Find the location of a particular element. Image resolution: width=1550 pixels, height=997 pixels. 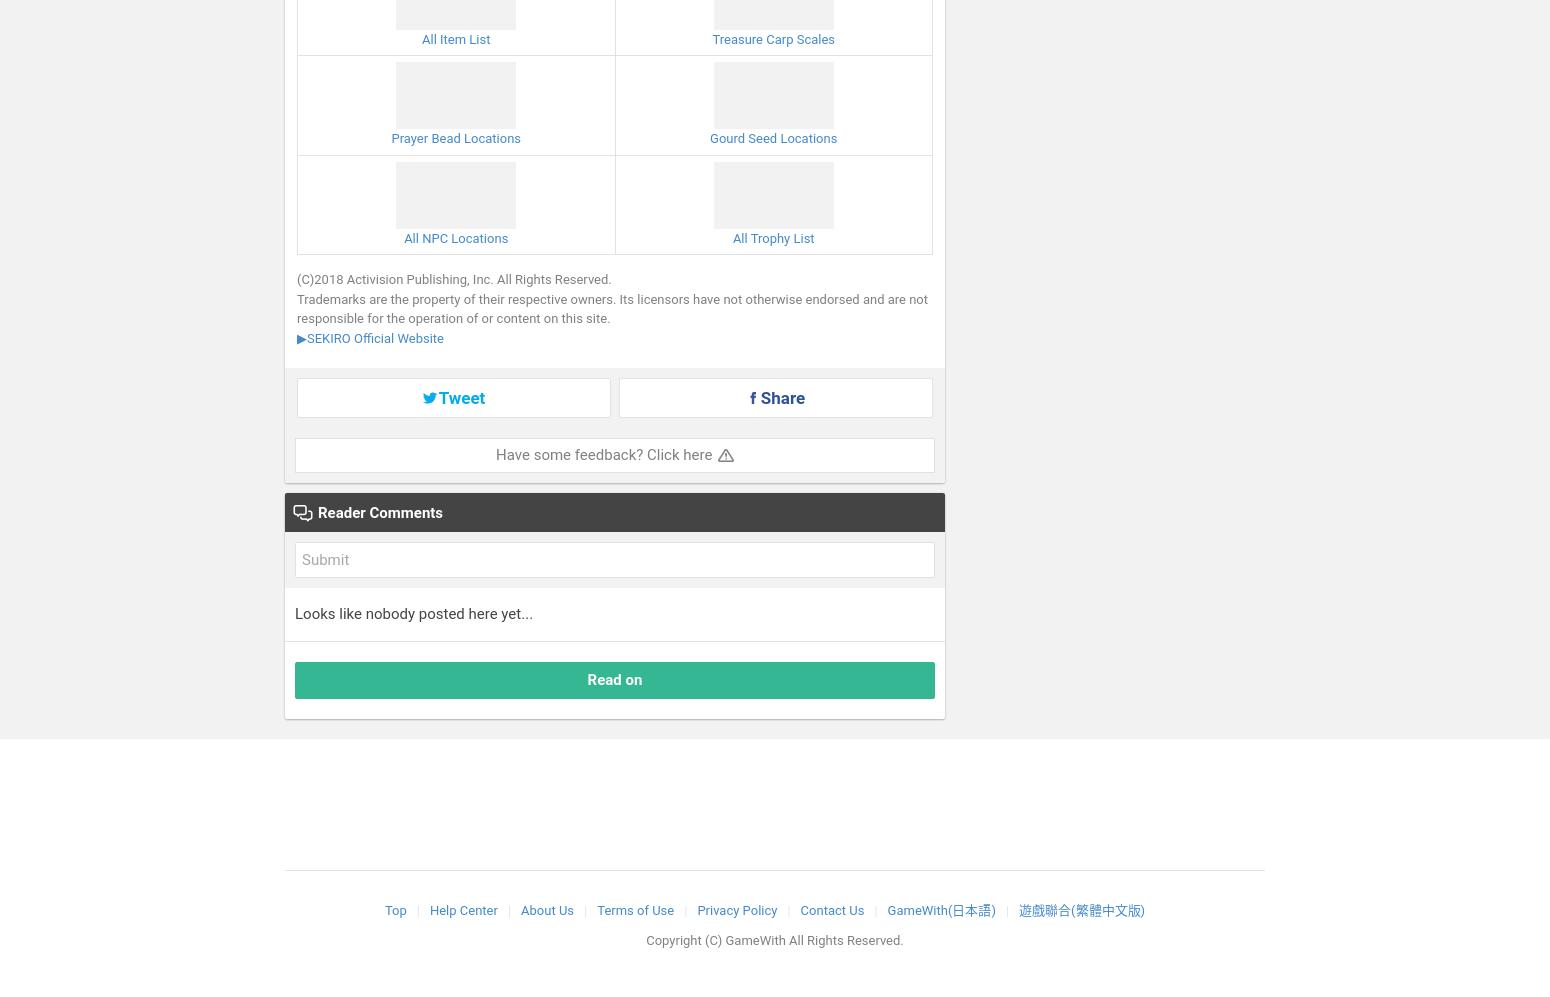

'Read on' is located at coordinates (586, 678).